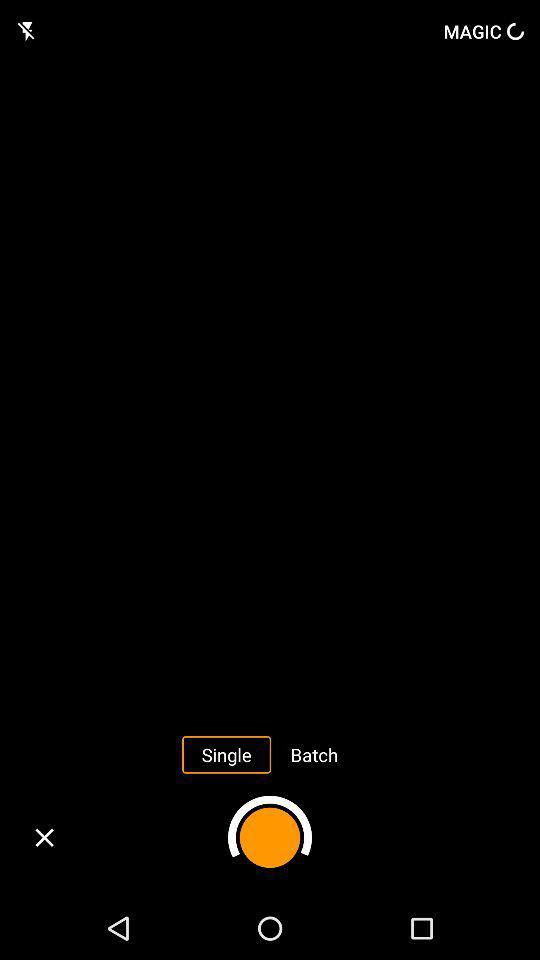 The image size is (540, 960). Describe the element at coordinates (26, 30) in the screenshot. I see `item next to magic icon` at that location.